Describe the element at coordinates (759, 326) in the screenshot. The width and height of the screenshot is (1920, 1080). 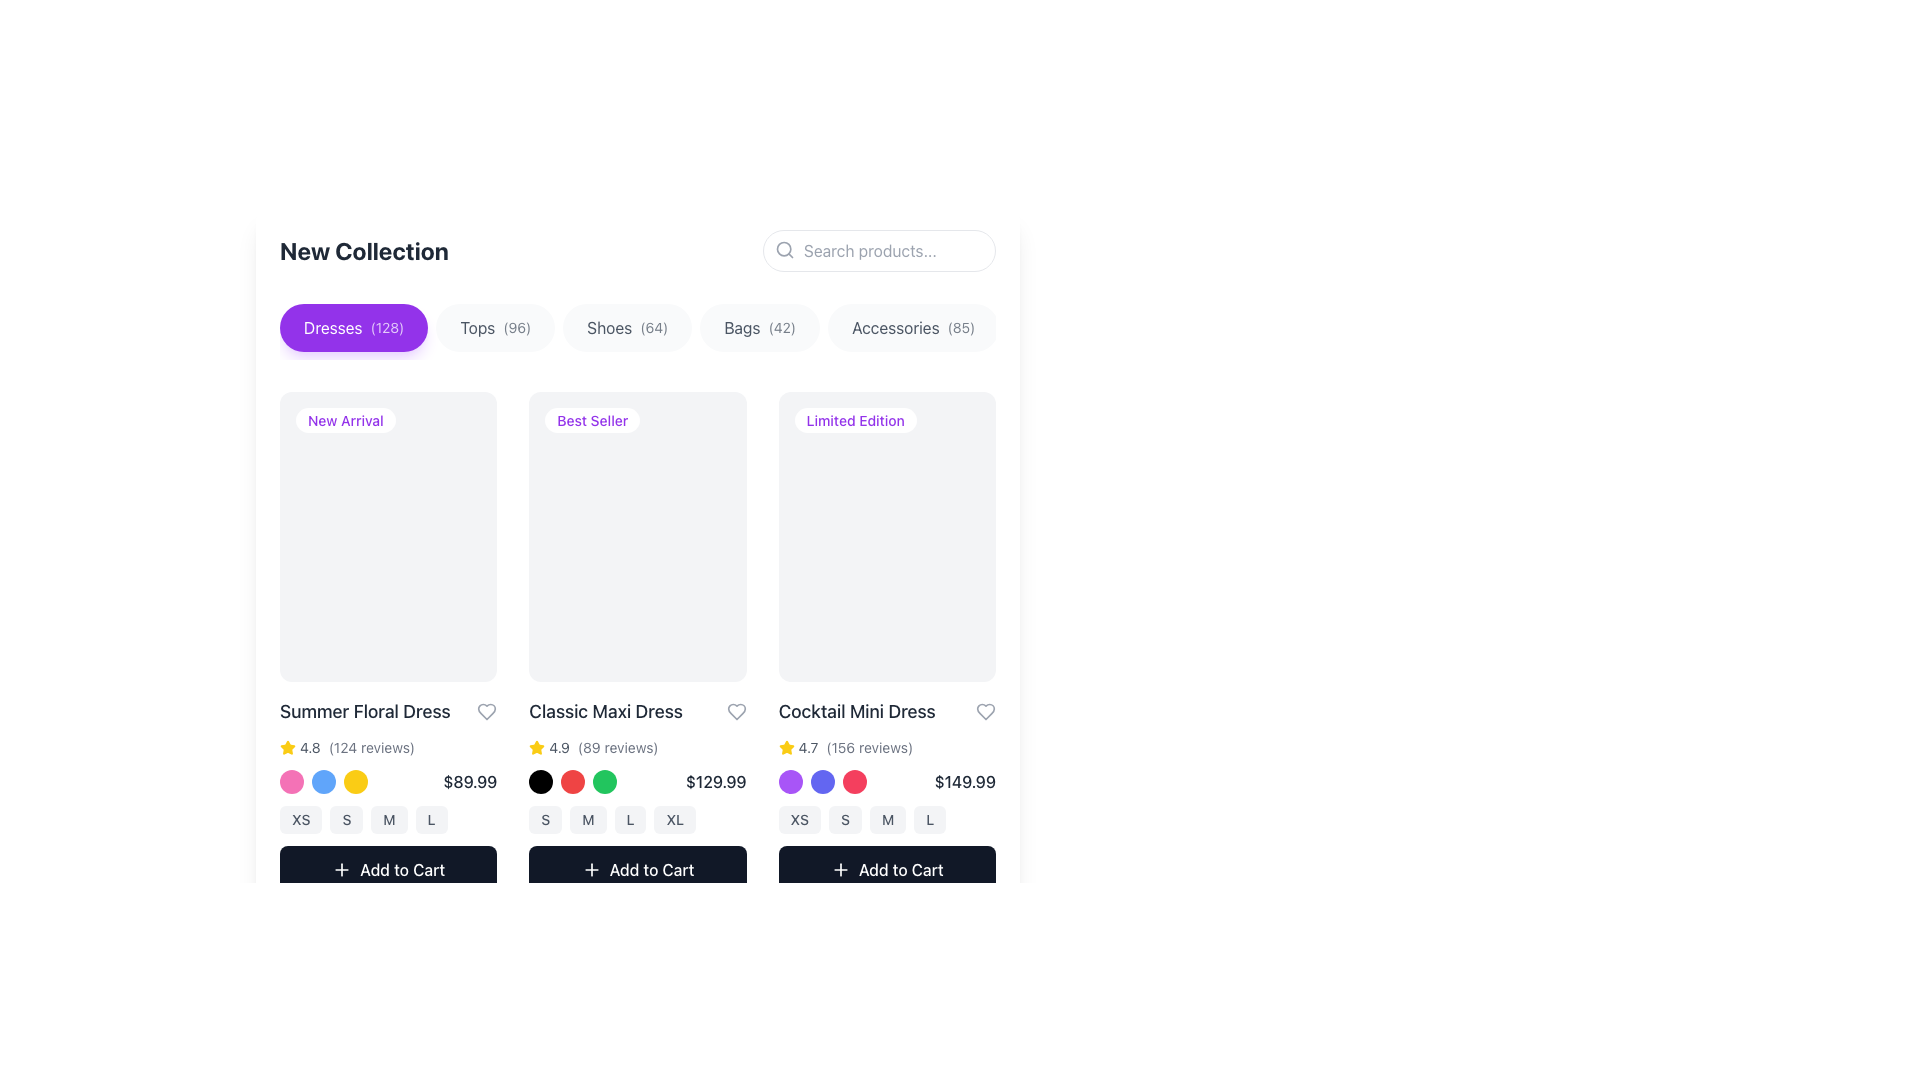
I see `the fourth button labeled 'Bags' to filter the displayed items to show only those within the 'Bags' category` at that location.